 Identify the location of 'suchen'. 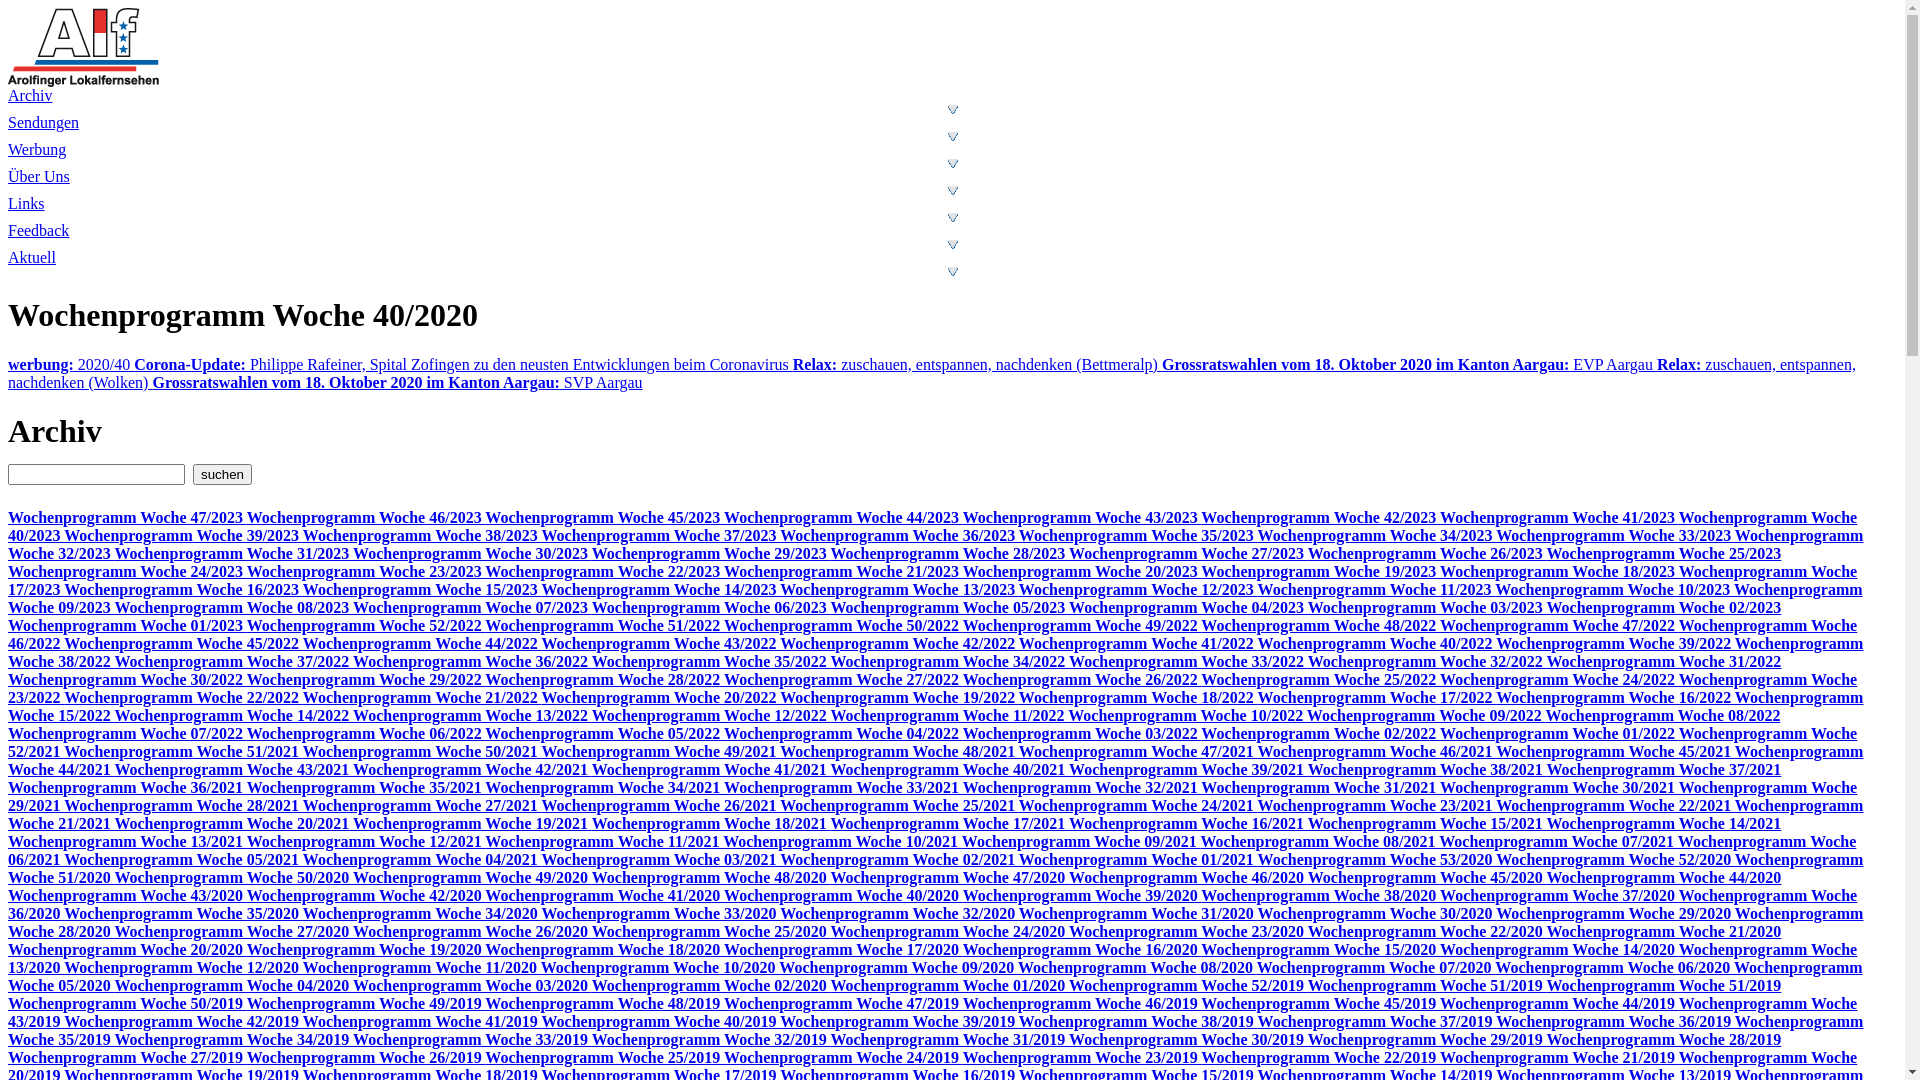
(222, 474).